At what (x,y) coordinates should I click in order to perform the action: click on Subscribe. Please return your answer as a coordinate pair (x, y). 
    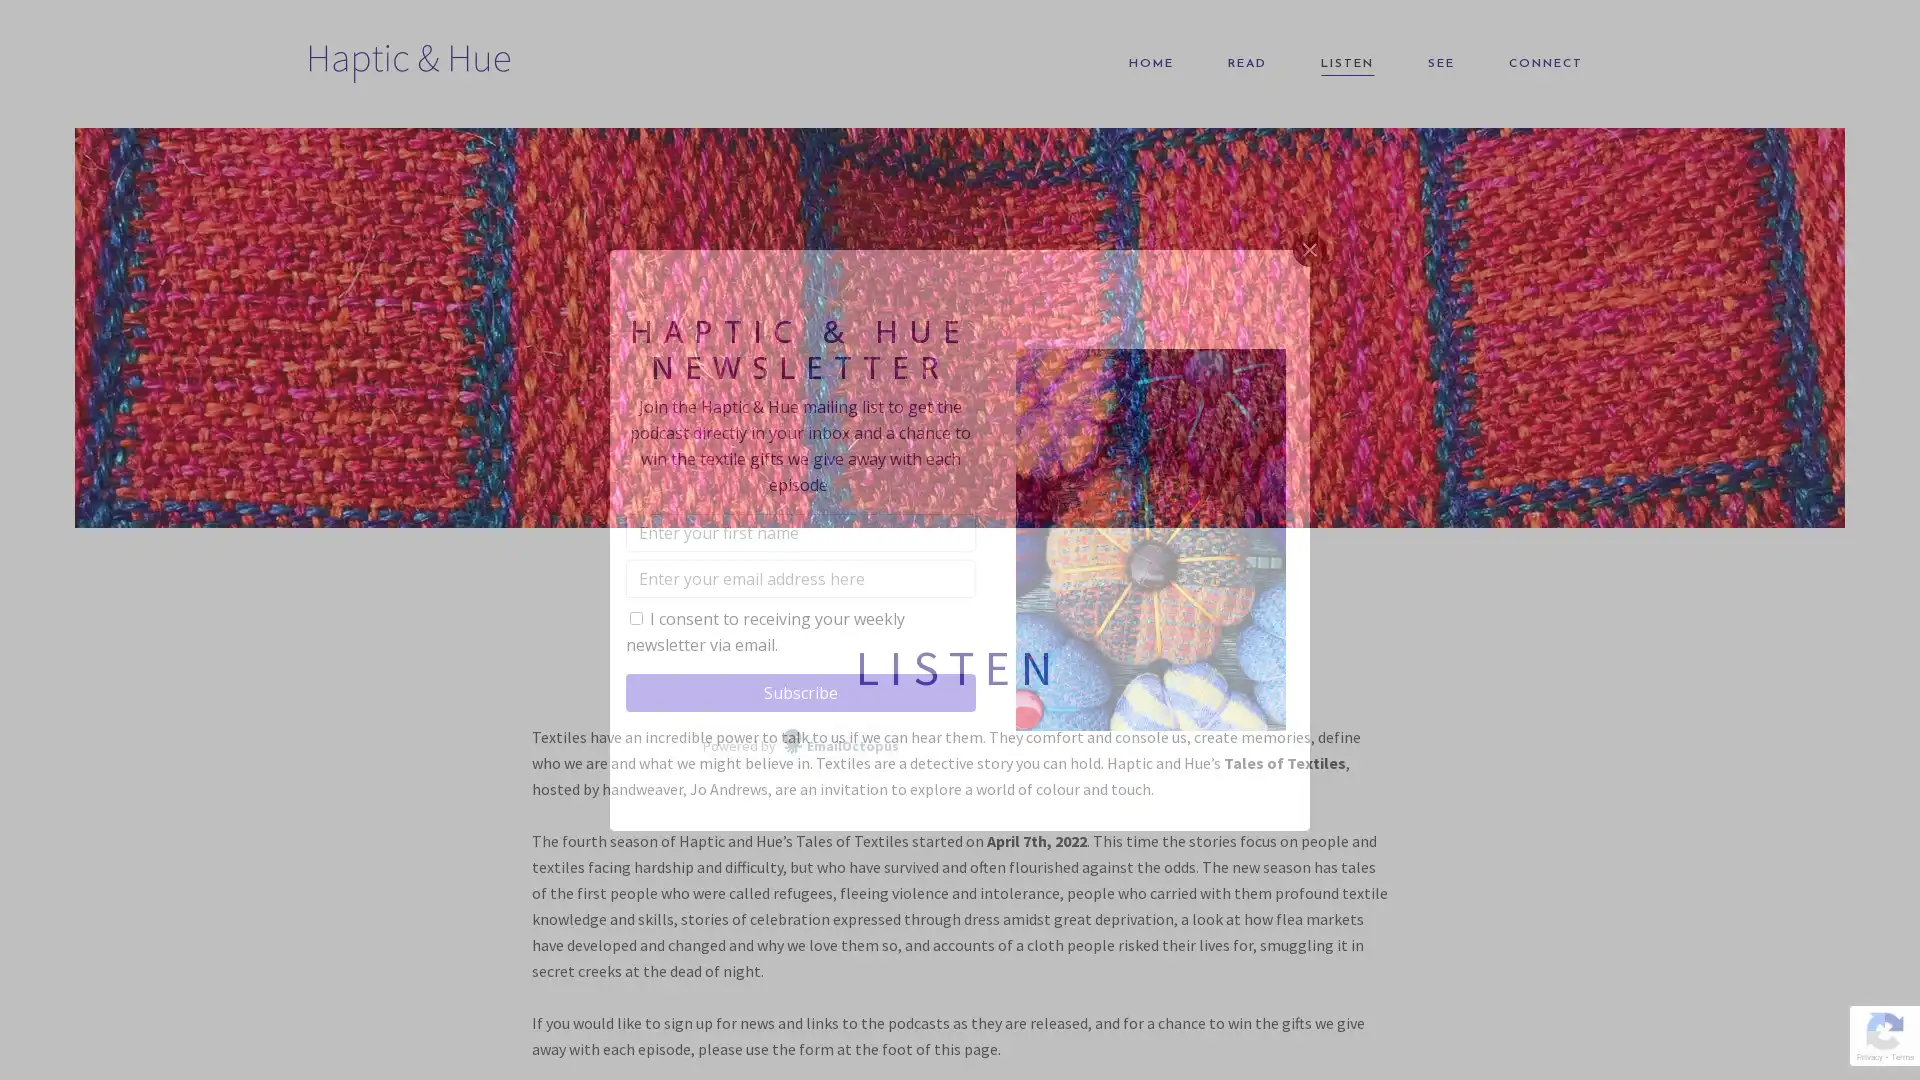
    Looking at the image, I should click on (800, 690).